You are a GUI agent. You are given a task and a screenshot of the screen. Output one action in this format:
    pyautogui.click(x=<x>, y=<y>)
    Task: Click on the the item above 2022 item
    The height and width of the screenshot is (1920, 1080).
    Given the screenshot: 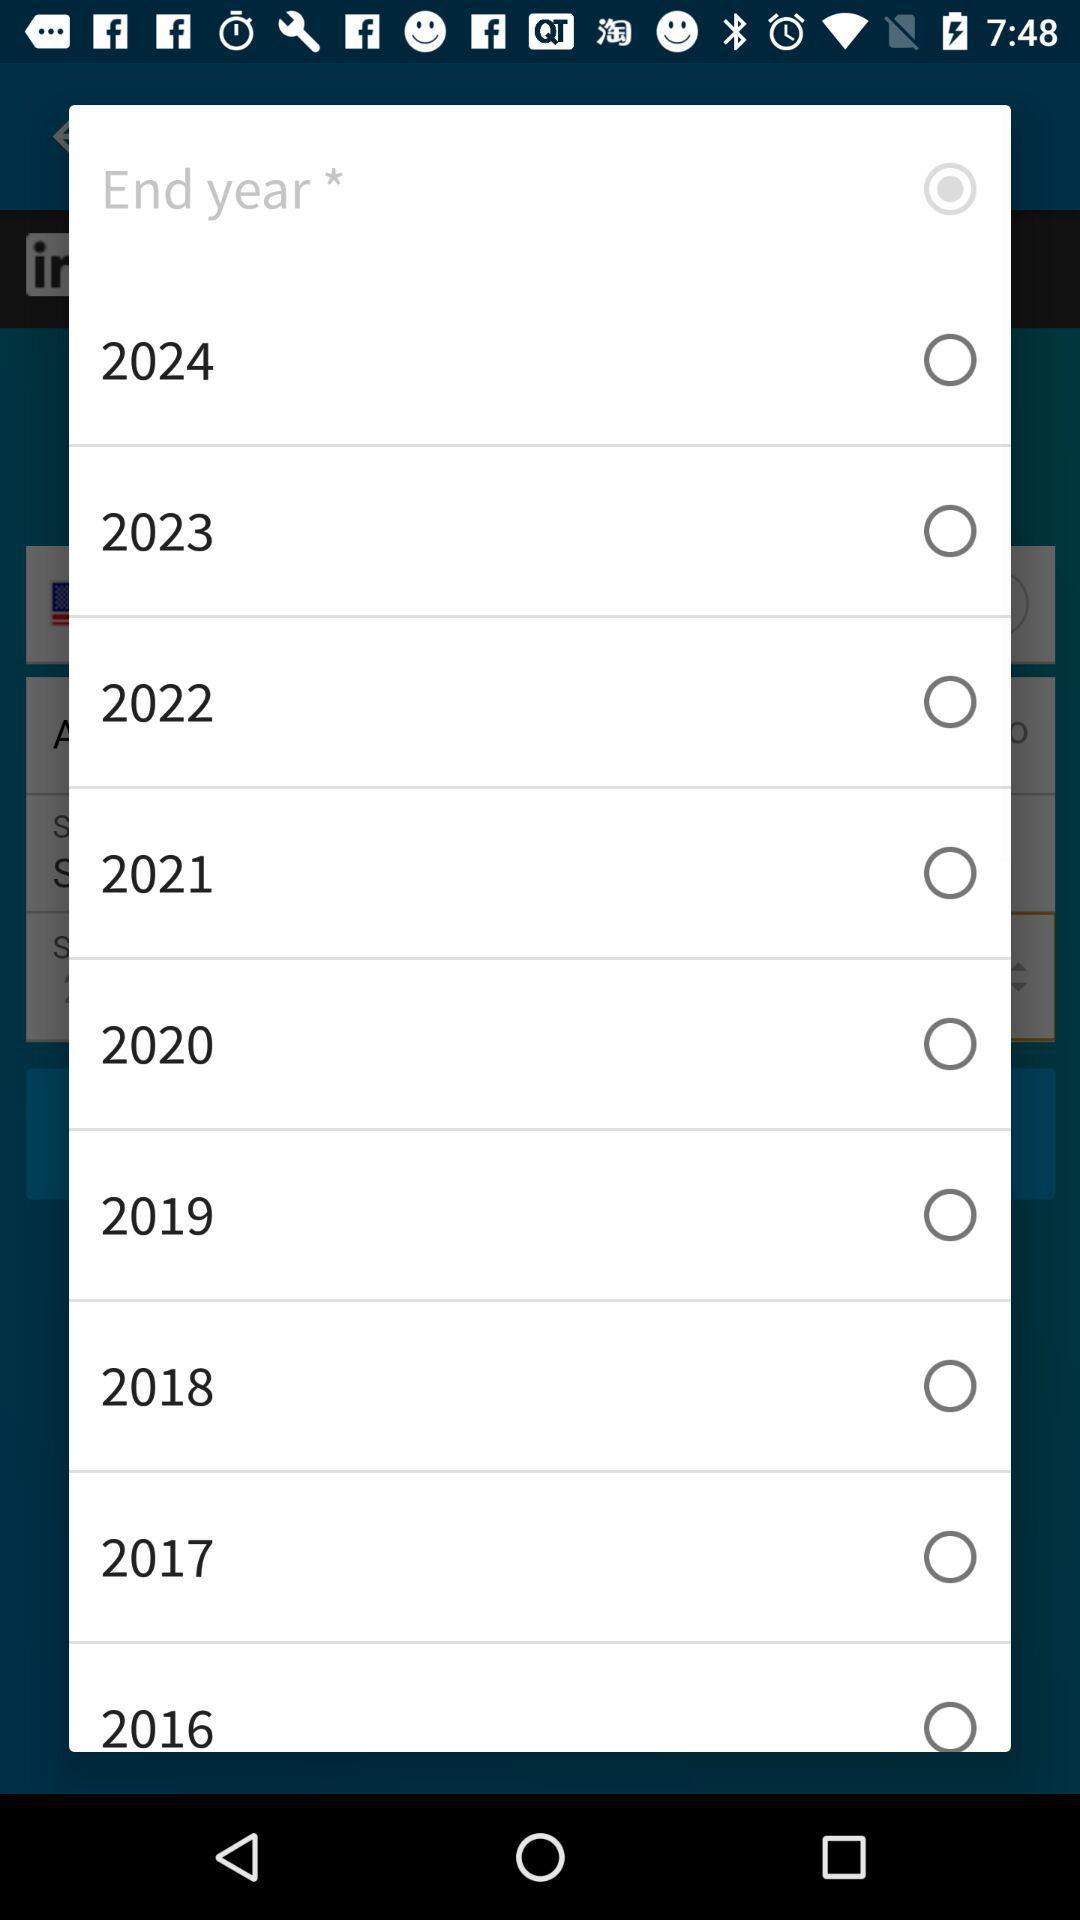 What is the action you would take?
    pyautogui.click(x=540, y=531)
    